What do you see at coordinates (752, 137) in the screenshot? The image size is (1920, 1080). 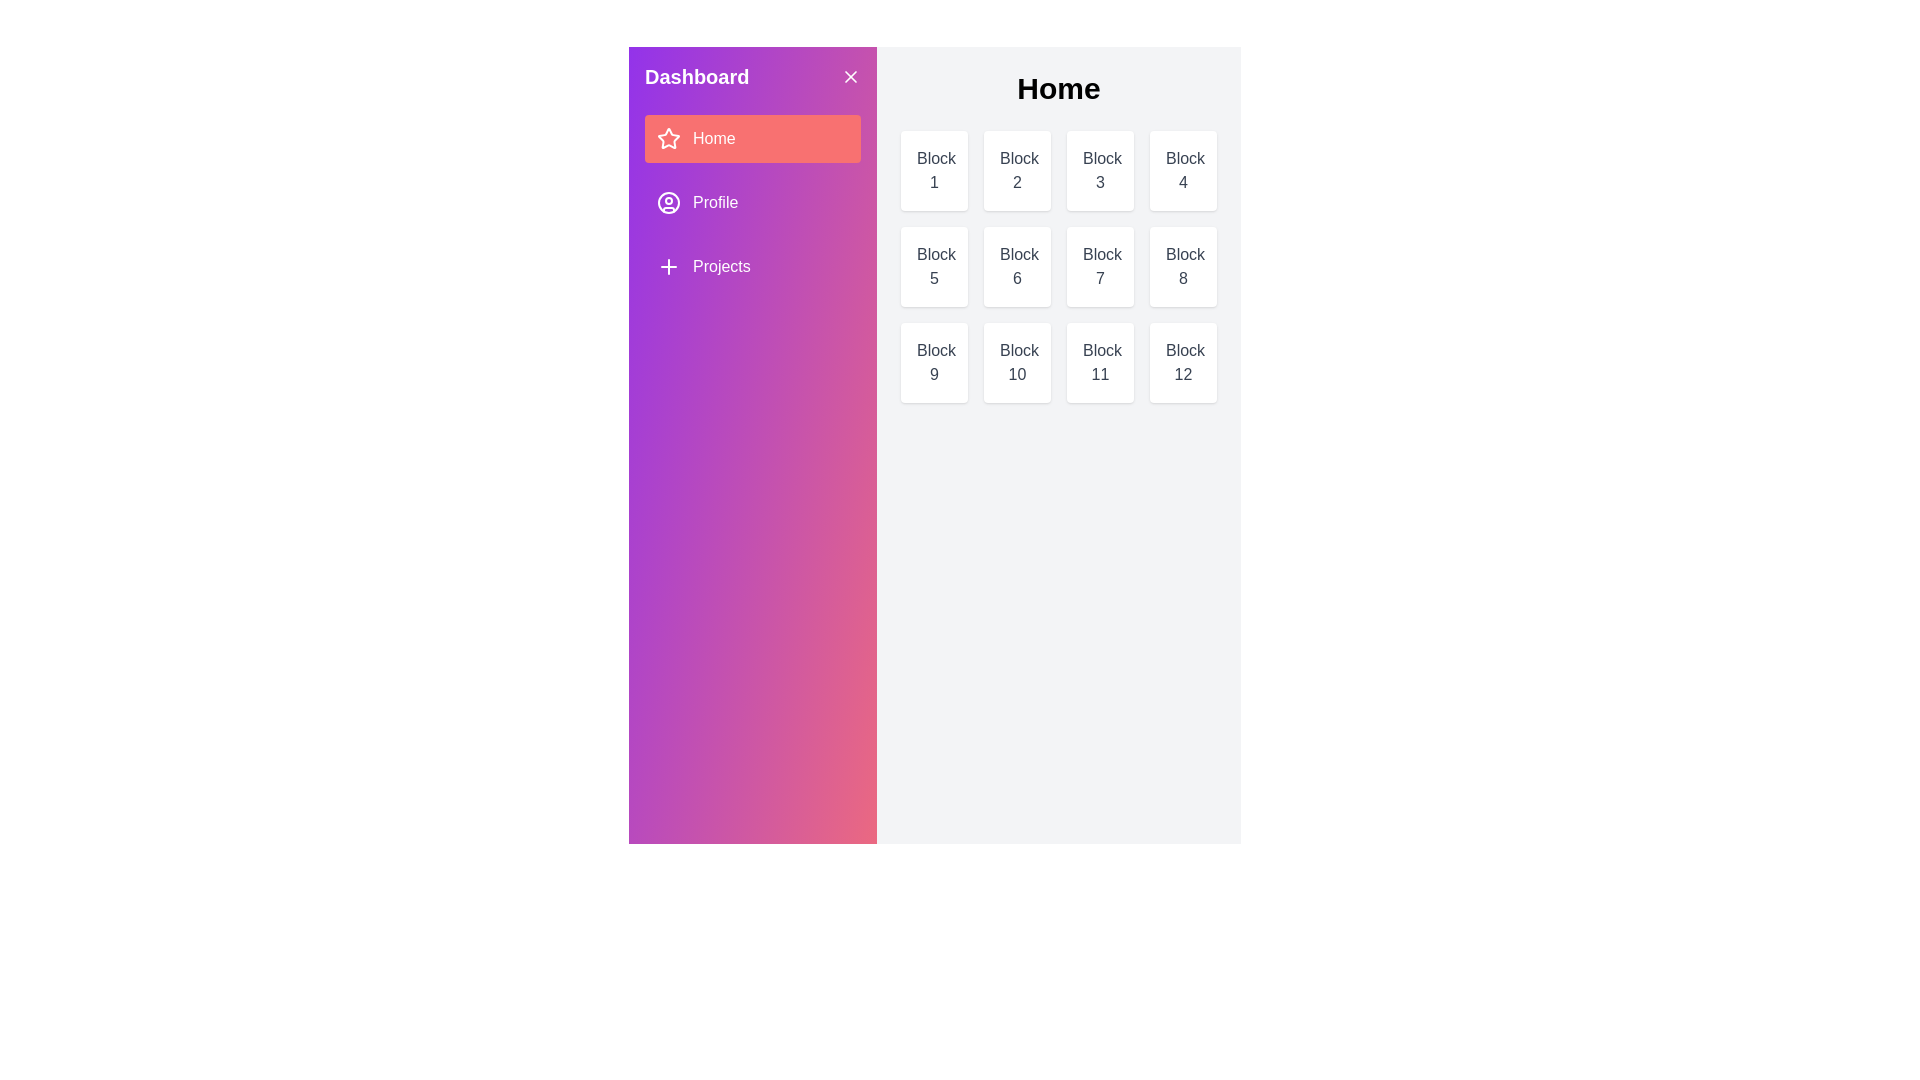 I see `the menu item corresponding to Home to navigate to that section` at bounding box center [752, 137].